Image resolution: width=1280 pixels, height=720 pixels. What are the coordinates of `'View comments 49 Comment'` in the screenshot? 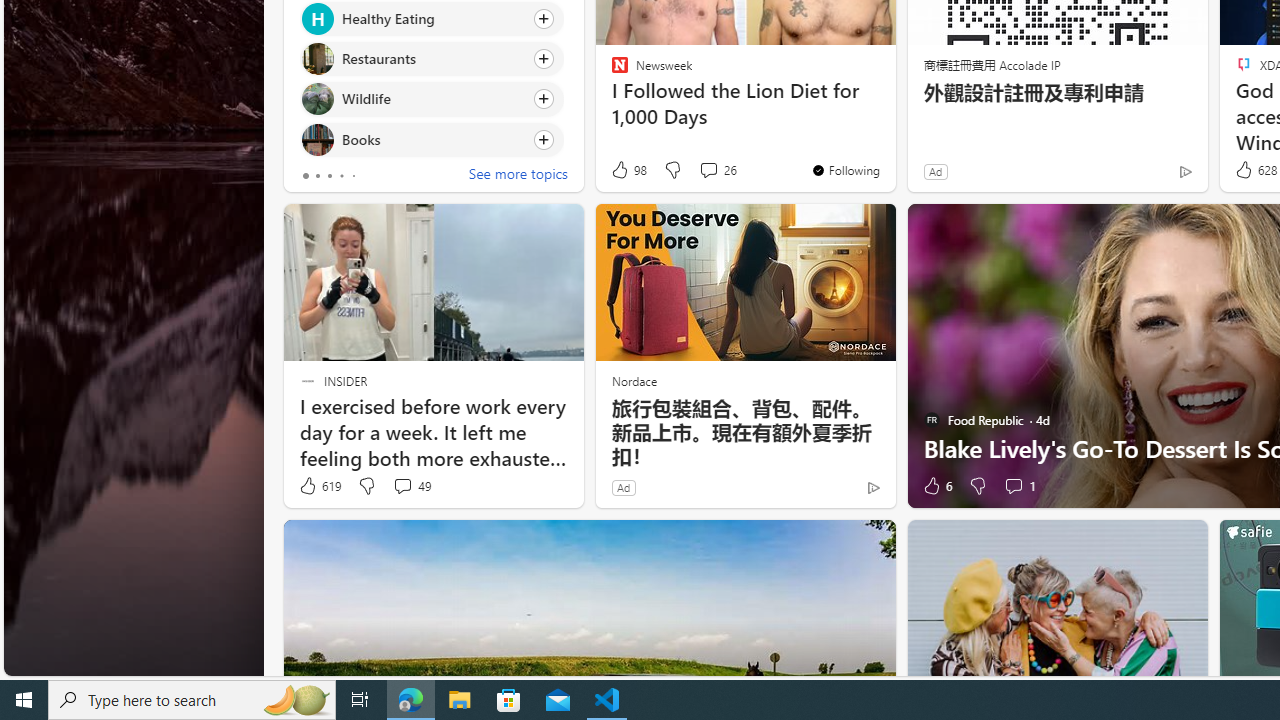 It's located at (410, 486).